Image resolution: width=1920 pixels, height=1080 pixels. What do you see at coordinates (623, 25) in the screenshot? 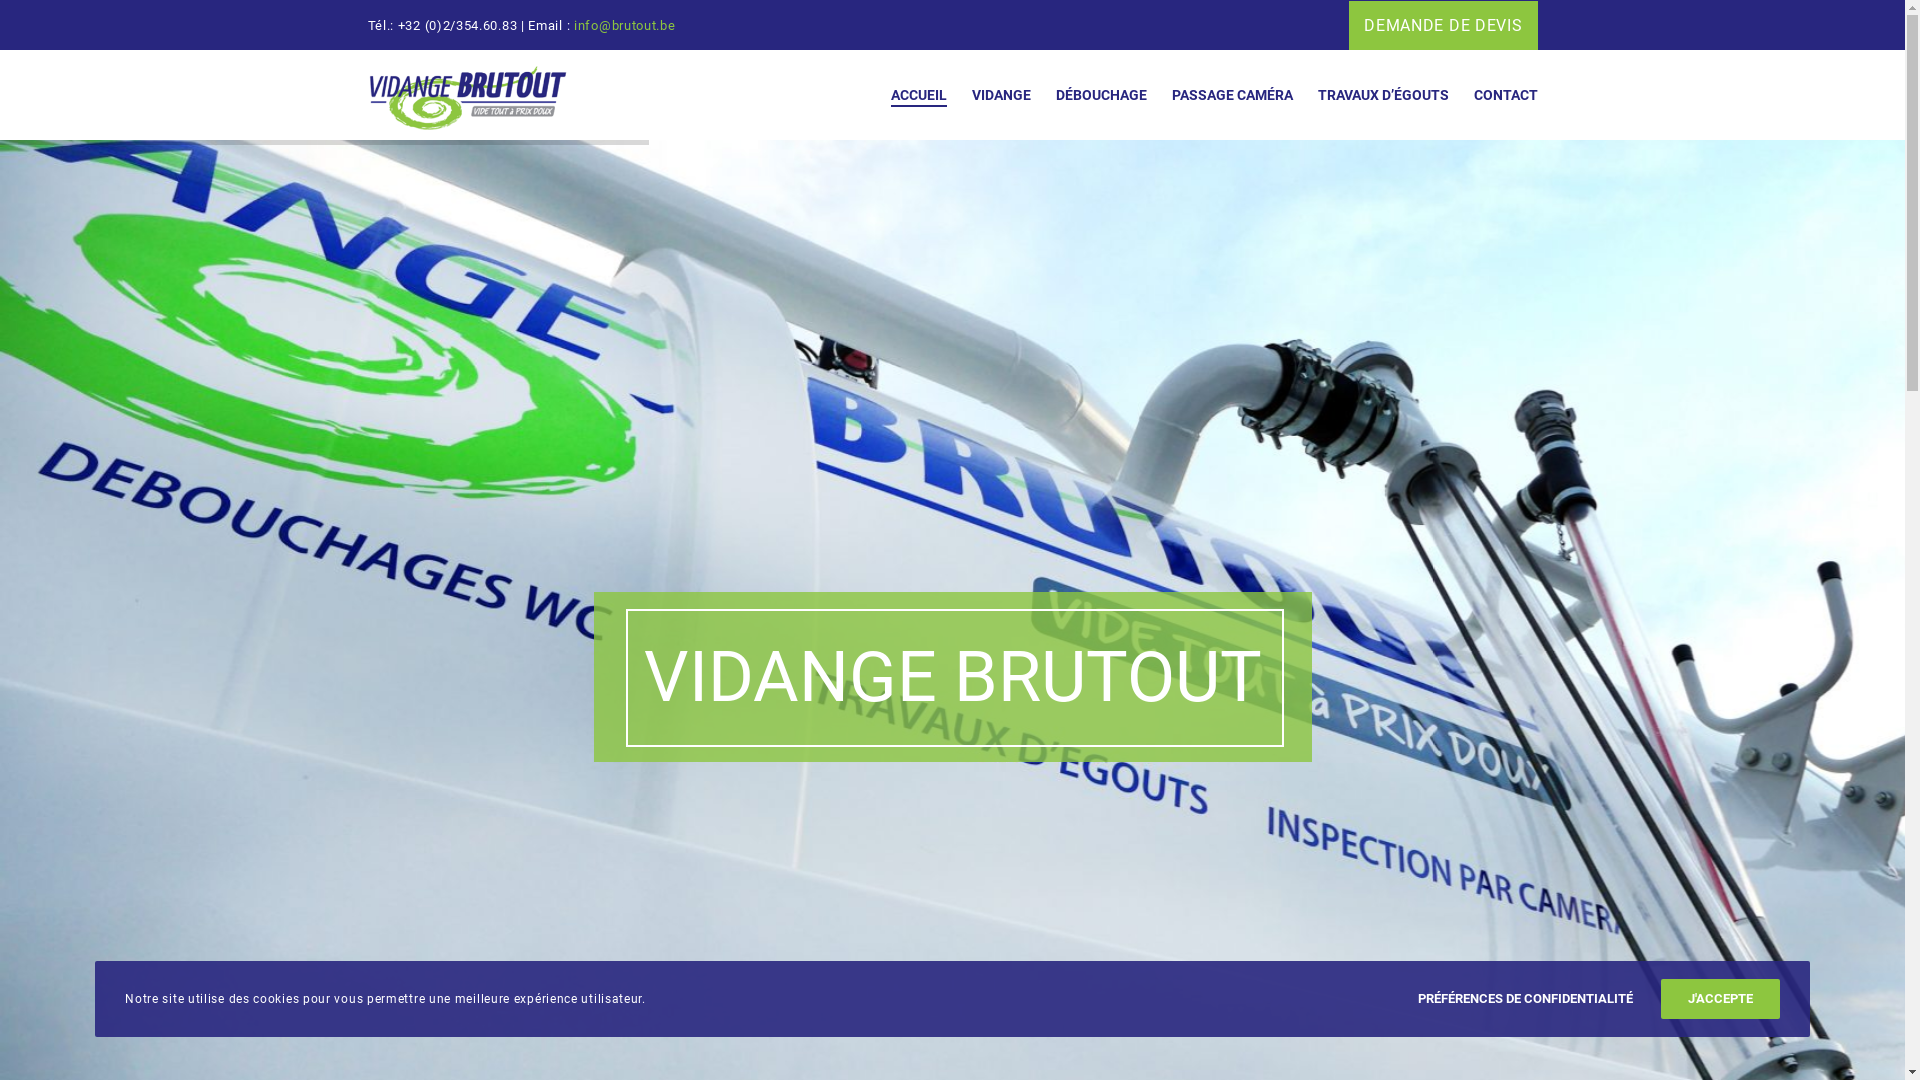
I see `'info@brutout.be'` at bounding box center [623, 25].